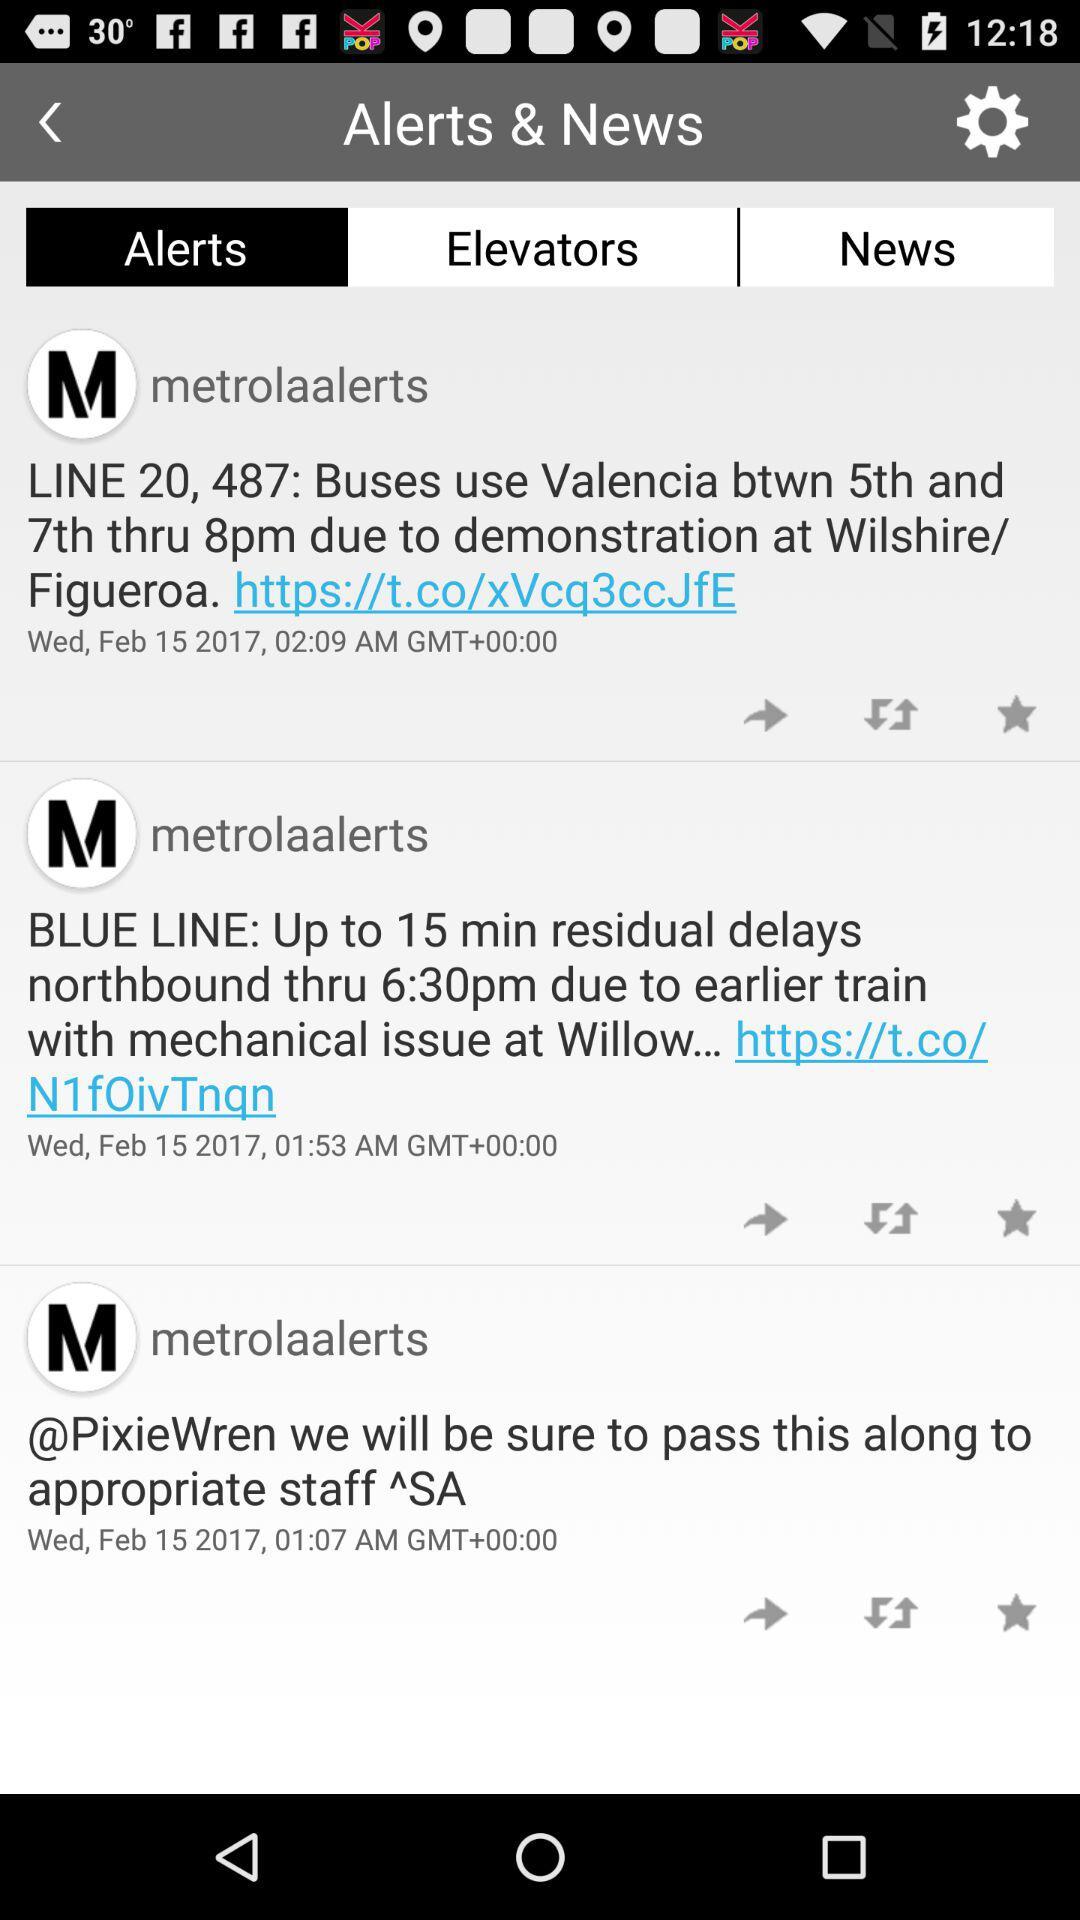 The height and width of the screenshot is (1920, 1080). I want to click on item above alerts item, so click(48, 121).